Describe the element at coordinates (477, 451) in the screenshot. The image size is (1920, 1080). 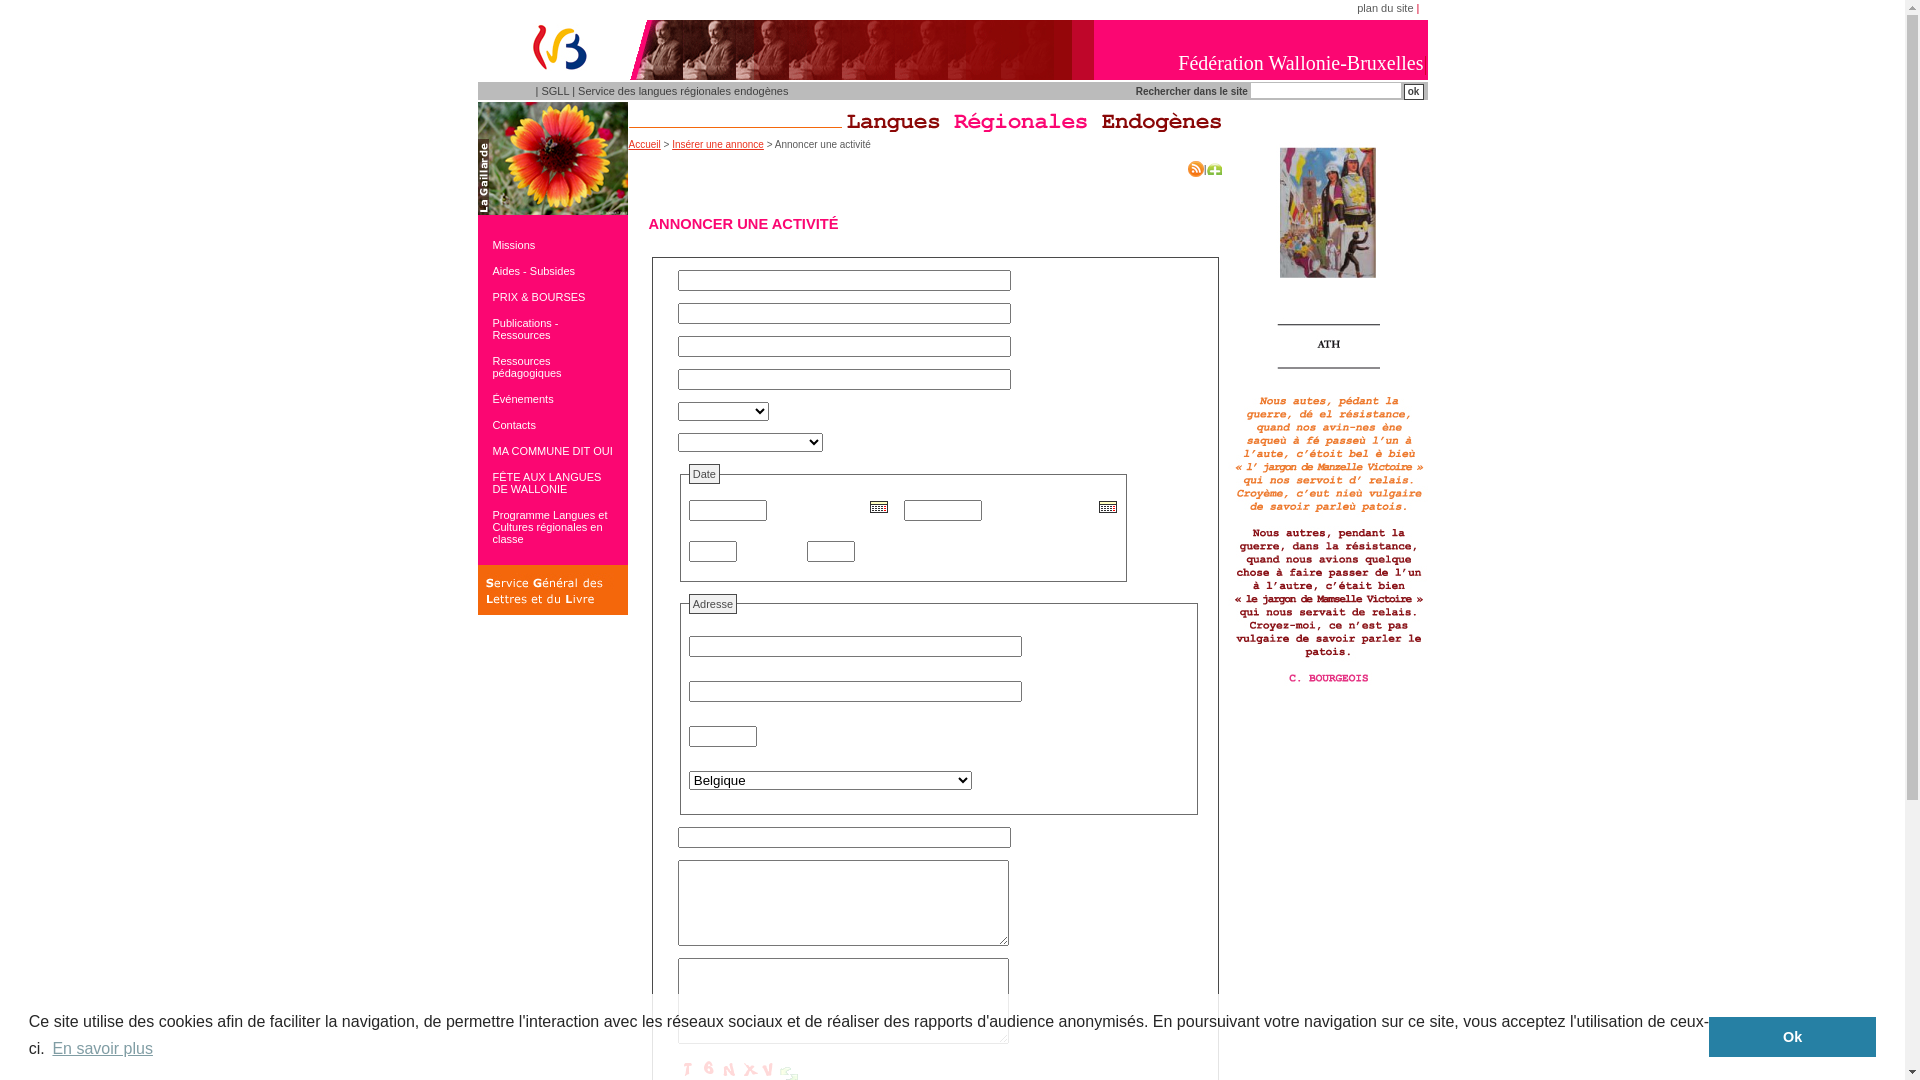
I see `'MA COMMUNE DIT OUI'` at that location.